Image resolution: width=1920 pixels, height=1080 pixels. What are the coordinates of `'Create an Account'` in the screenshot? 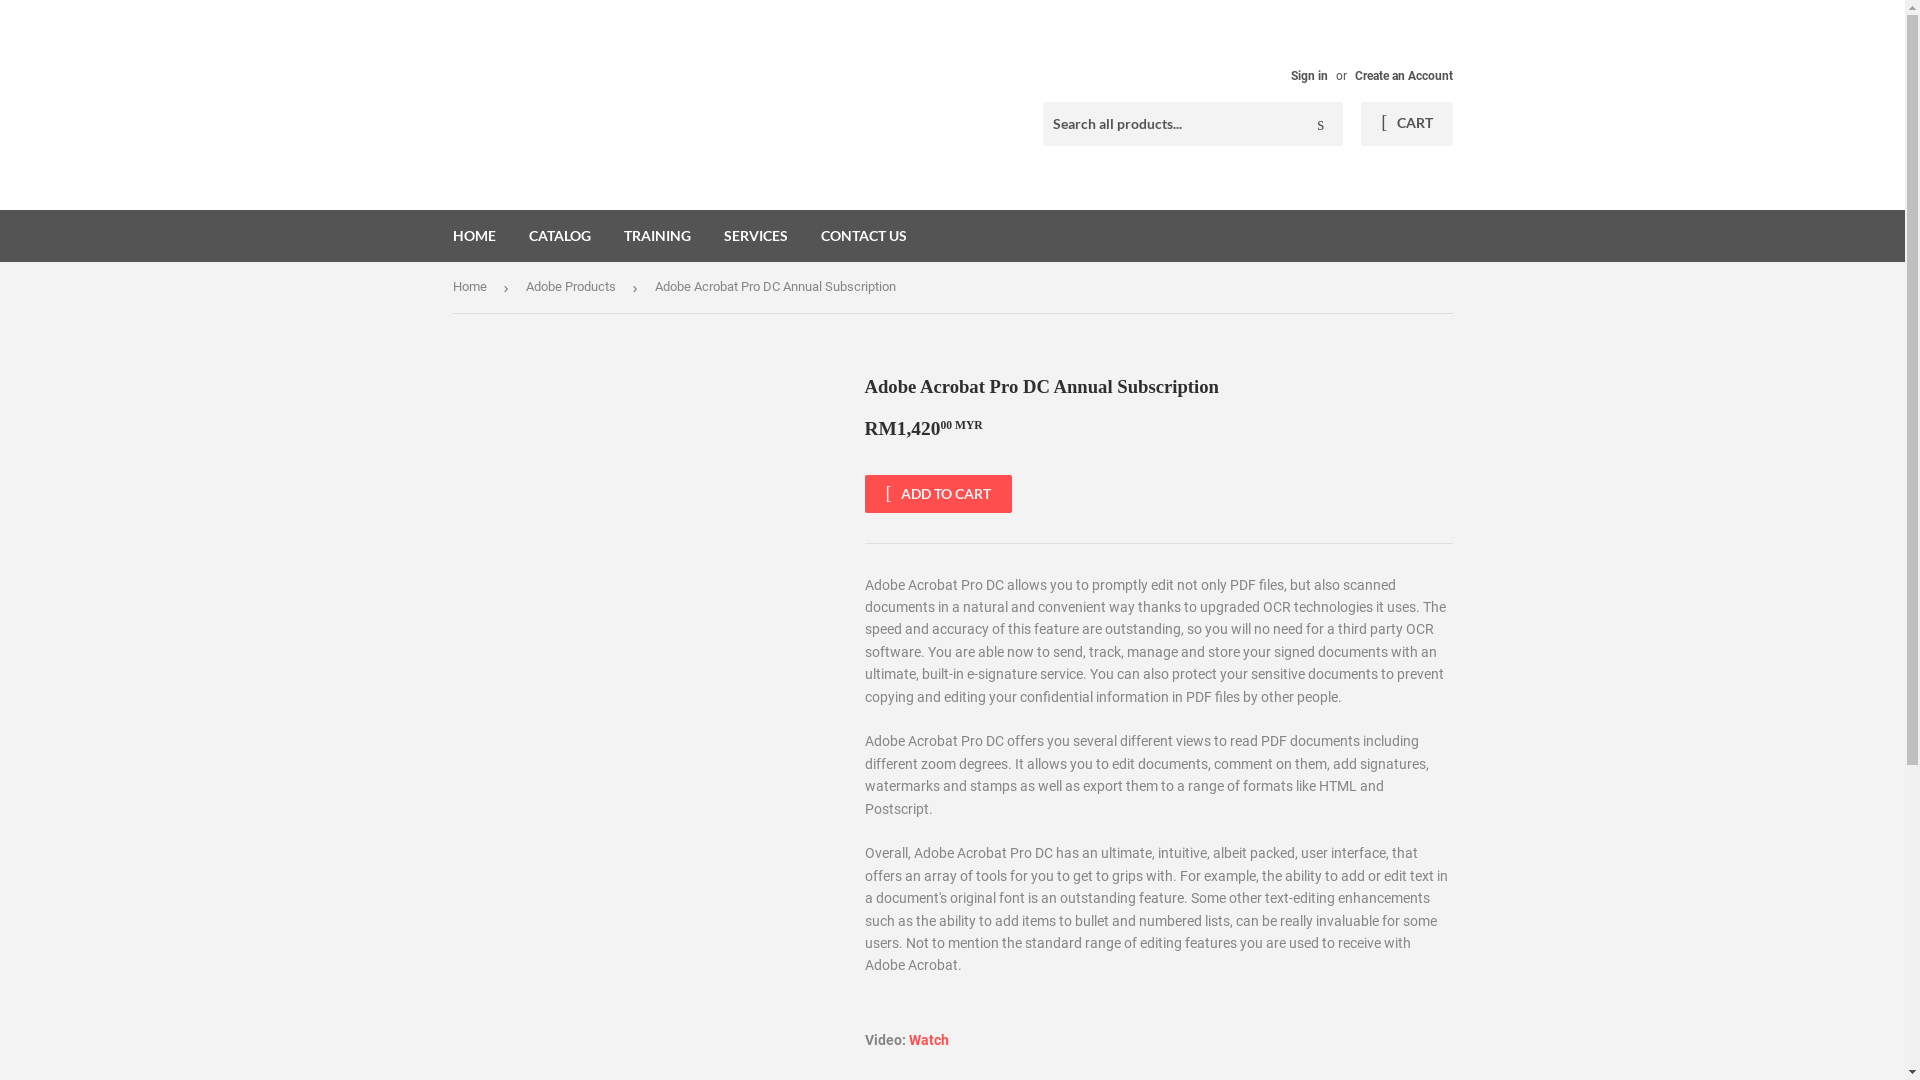 It's located at (1401, 75).